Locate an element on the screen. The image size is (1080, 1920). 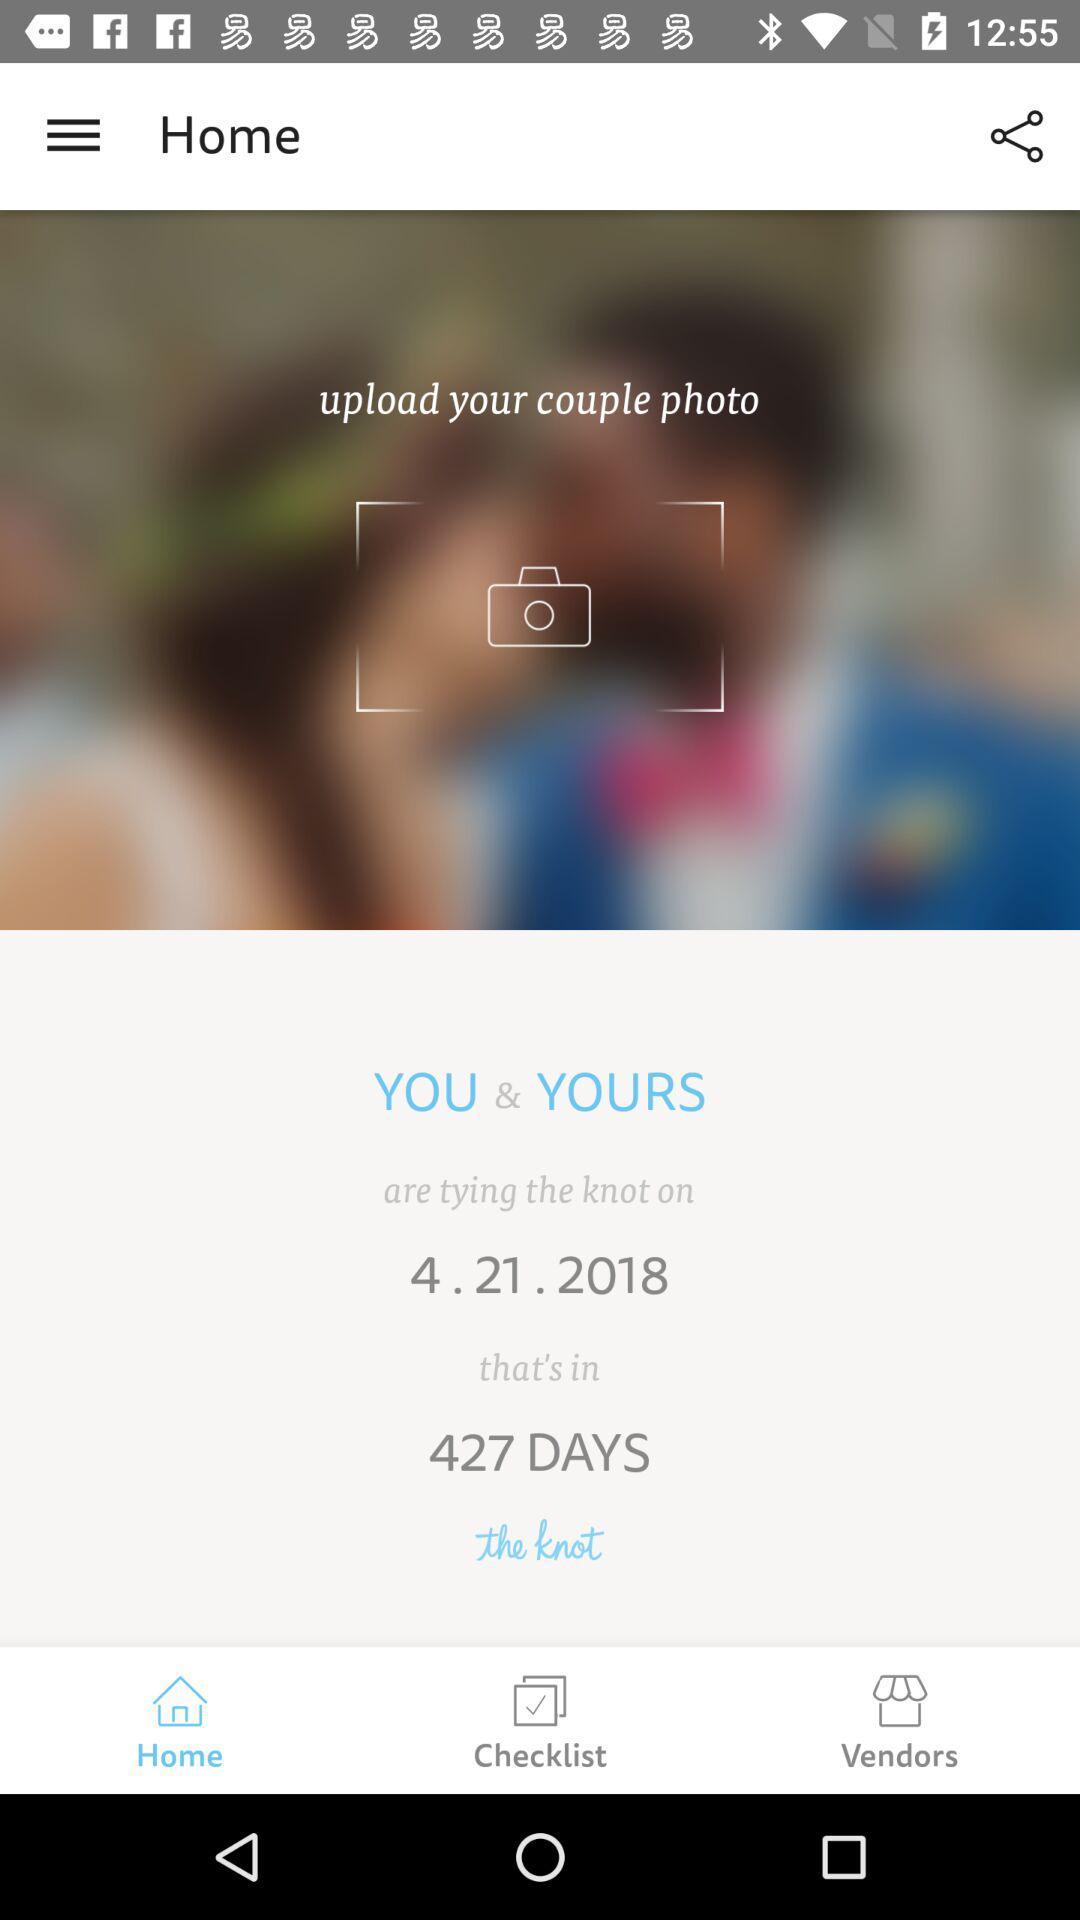
open a menu is located at coordinates (72, 135).